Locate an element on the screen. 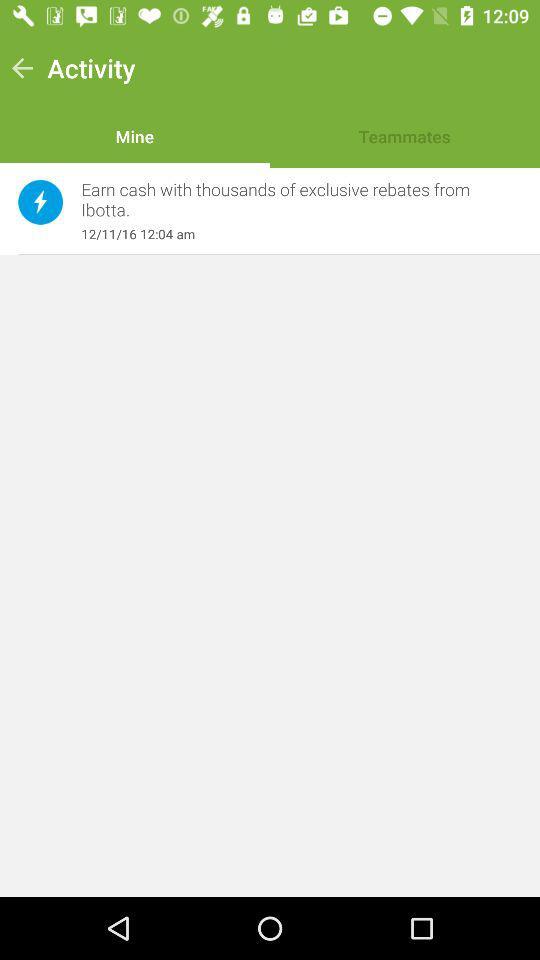 This screenshot has width=540, height=960. the icon next to the activity is located at coordinates (21, 68).